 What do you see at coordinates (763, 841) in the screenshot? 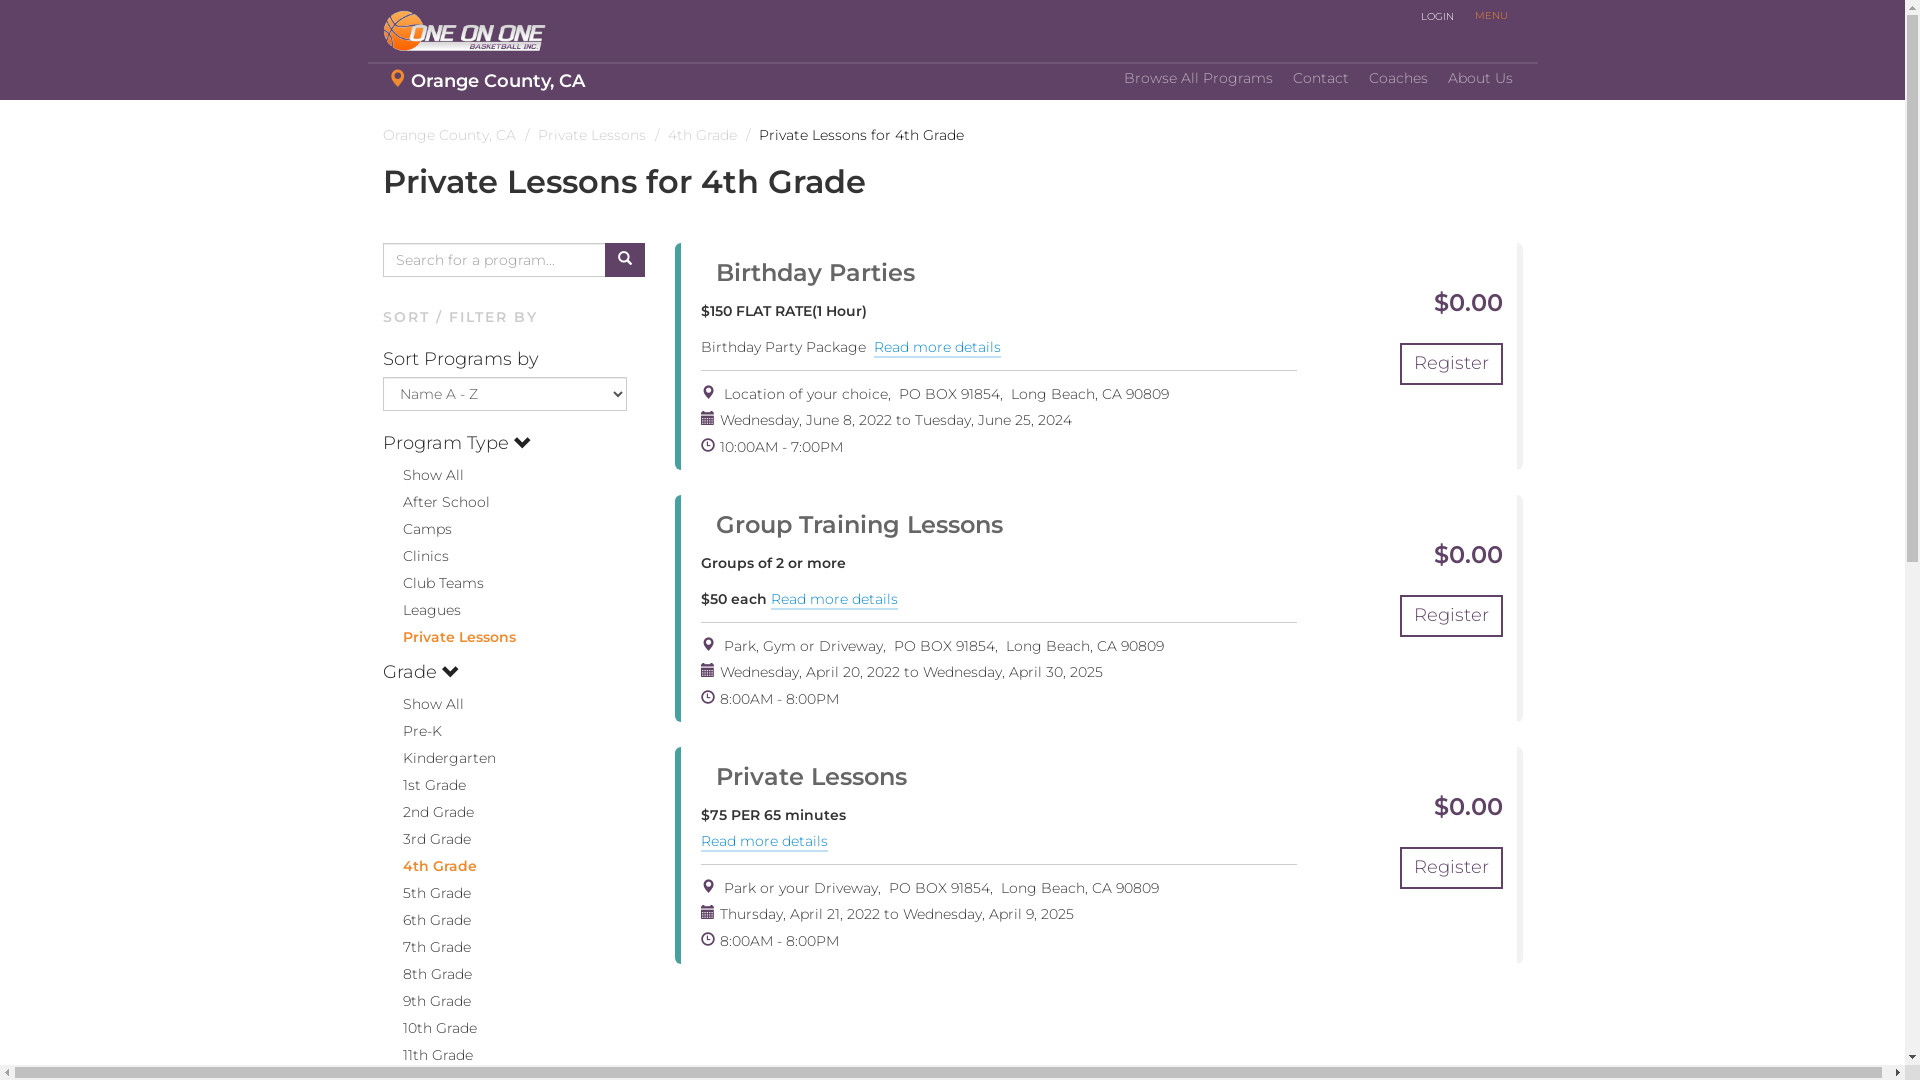
I see `'Read more details` at bounding box center [763, 841].